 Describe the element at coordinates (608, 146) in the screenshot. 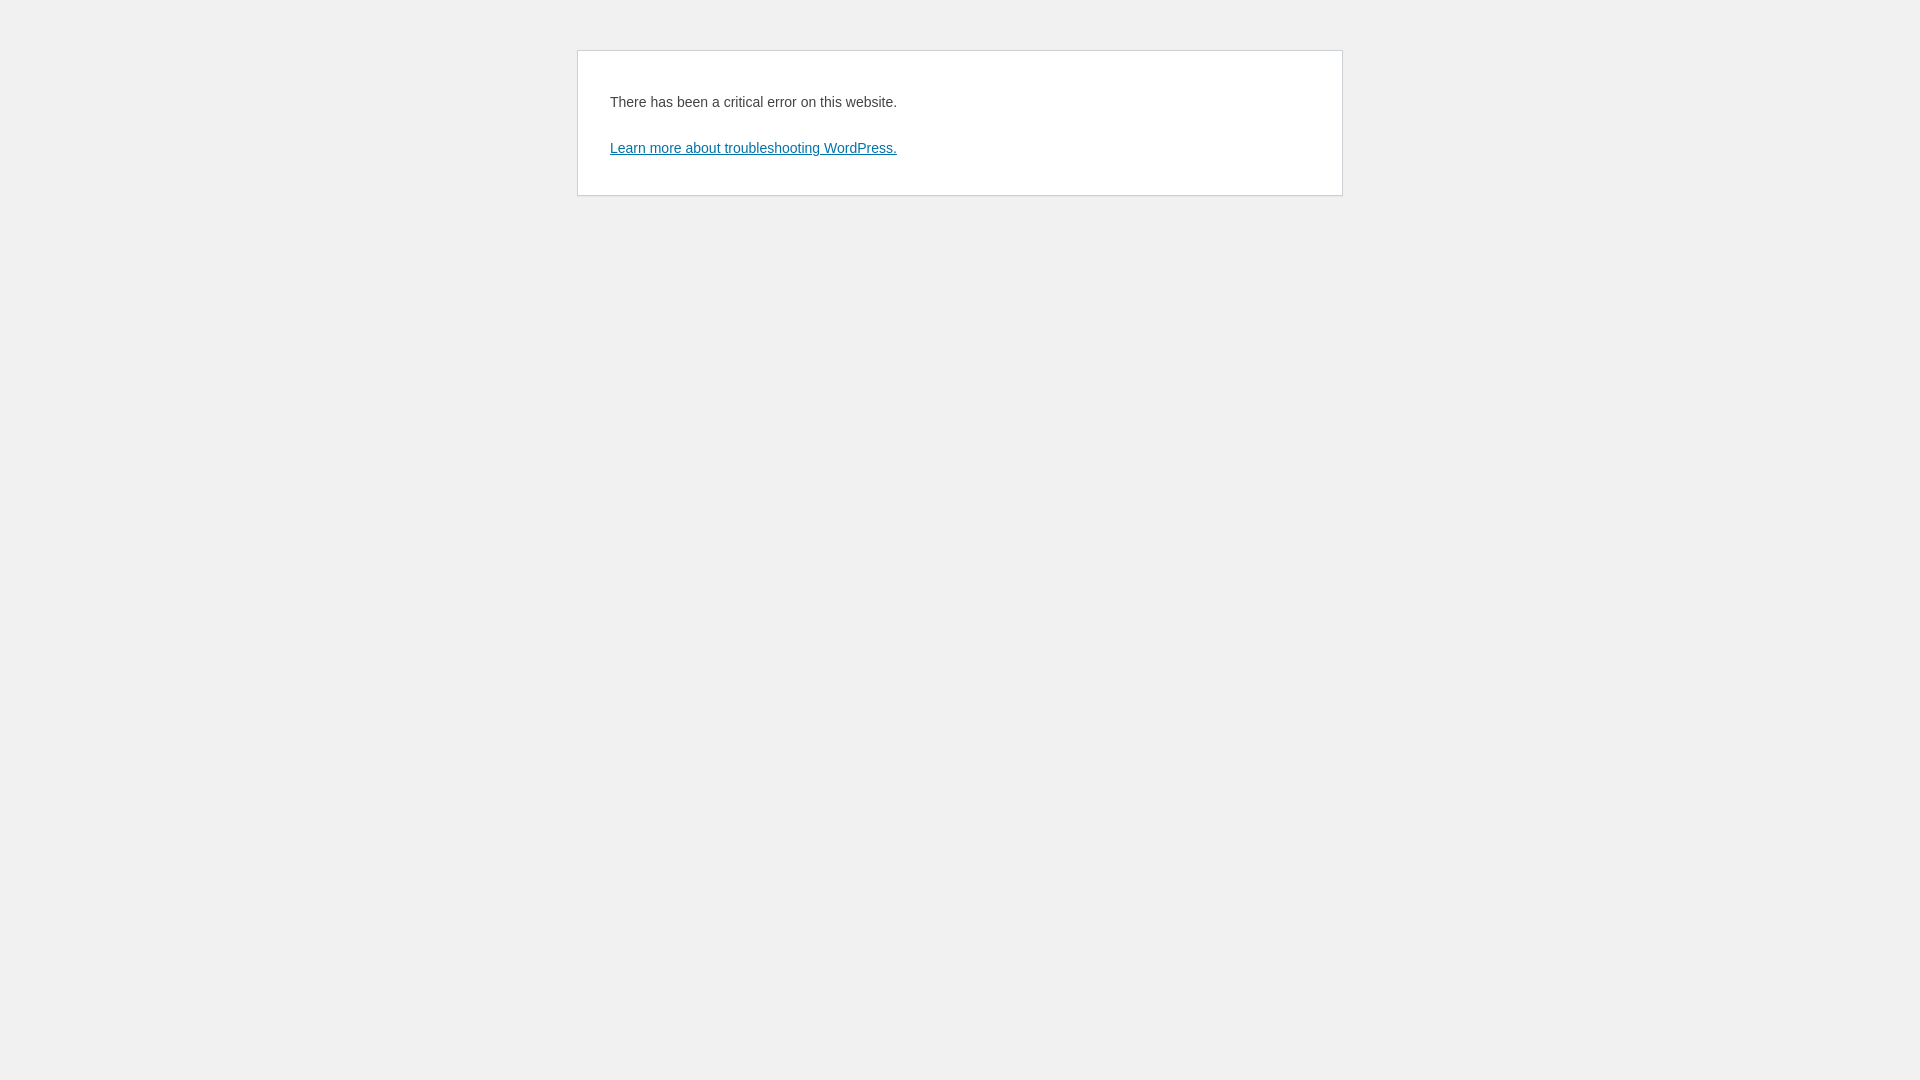

I see `'Learn more about troubleshooting WordPress.'` at that location.